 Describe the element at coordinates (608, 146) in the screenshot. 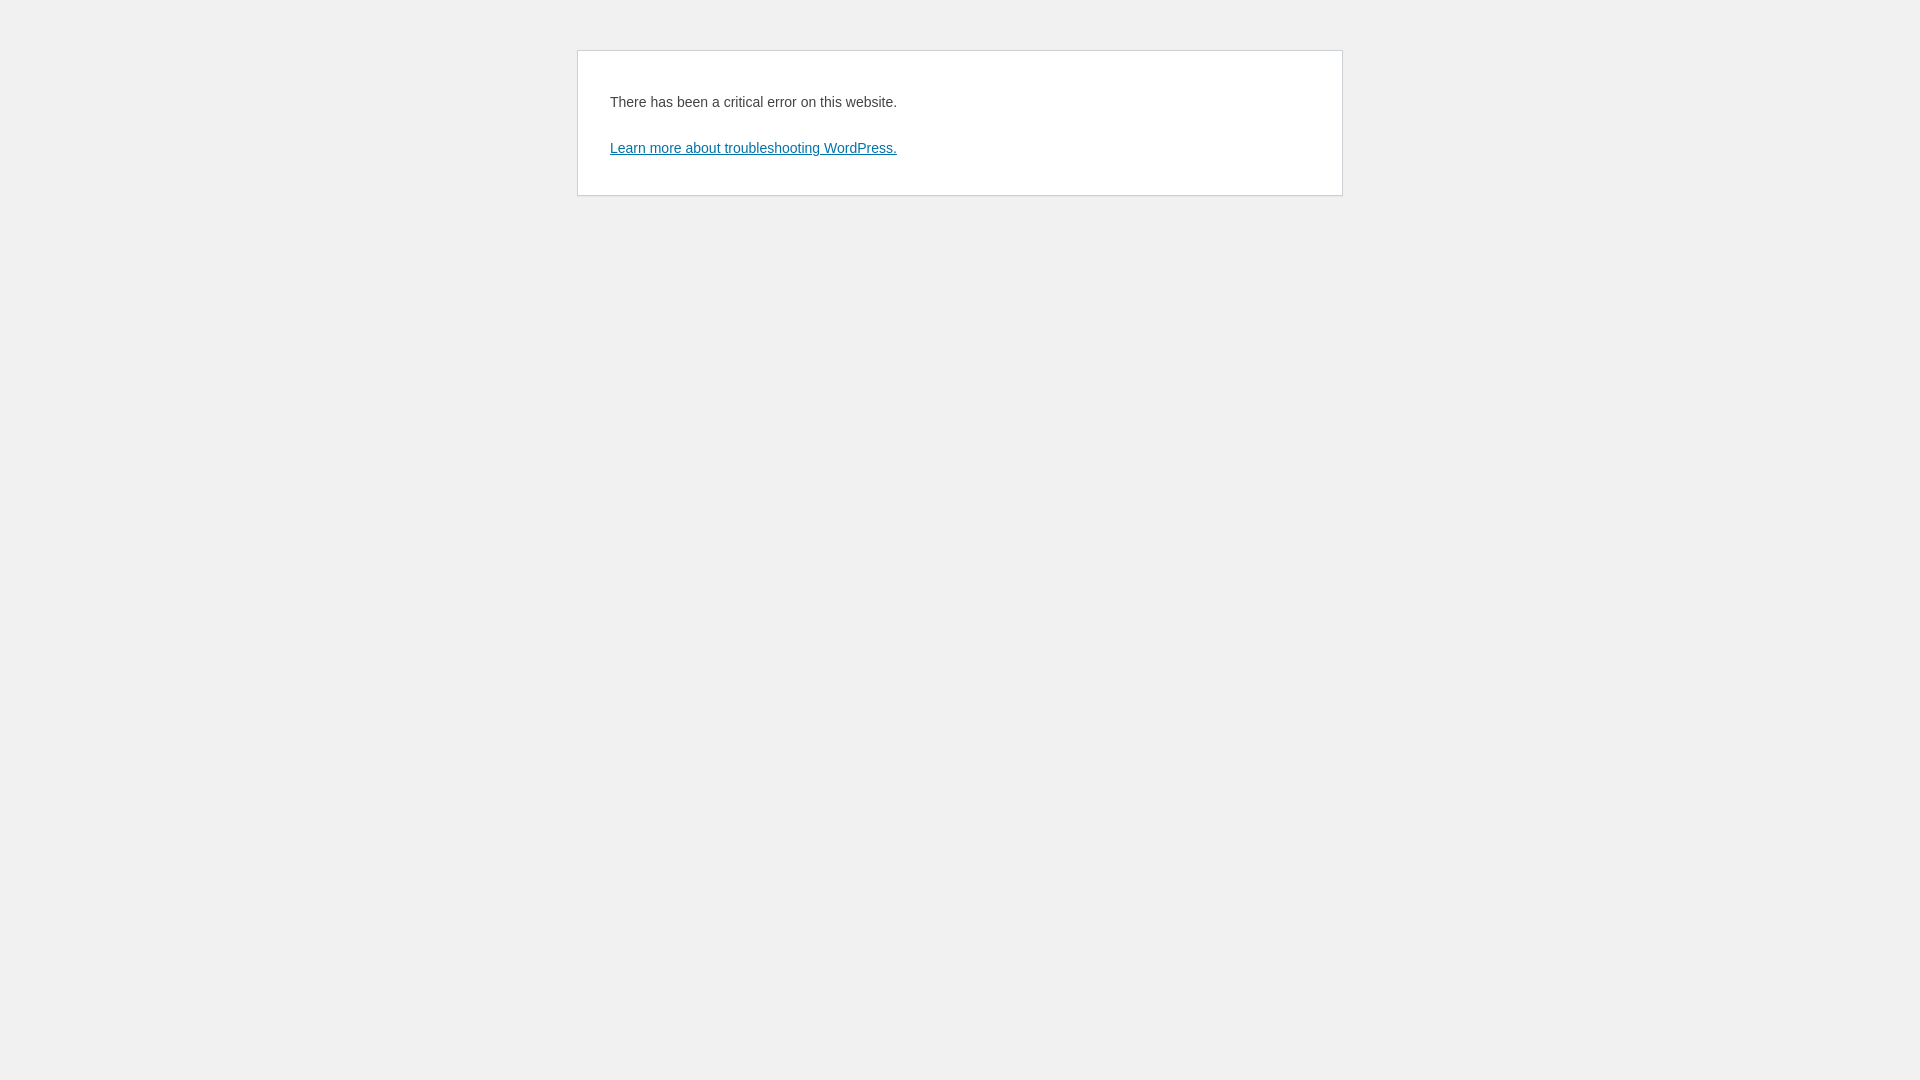

I see `'Learn more about troubleshooting WordPress.'` at that location.